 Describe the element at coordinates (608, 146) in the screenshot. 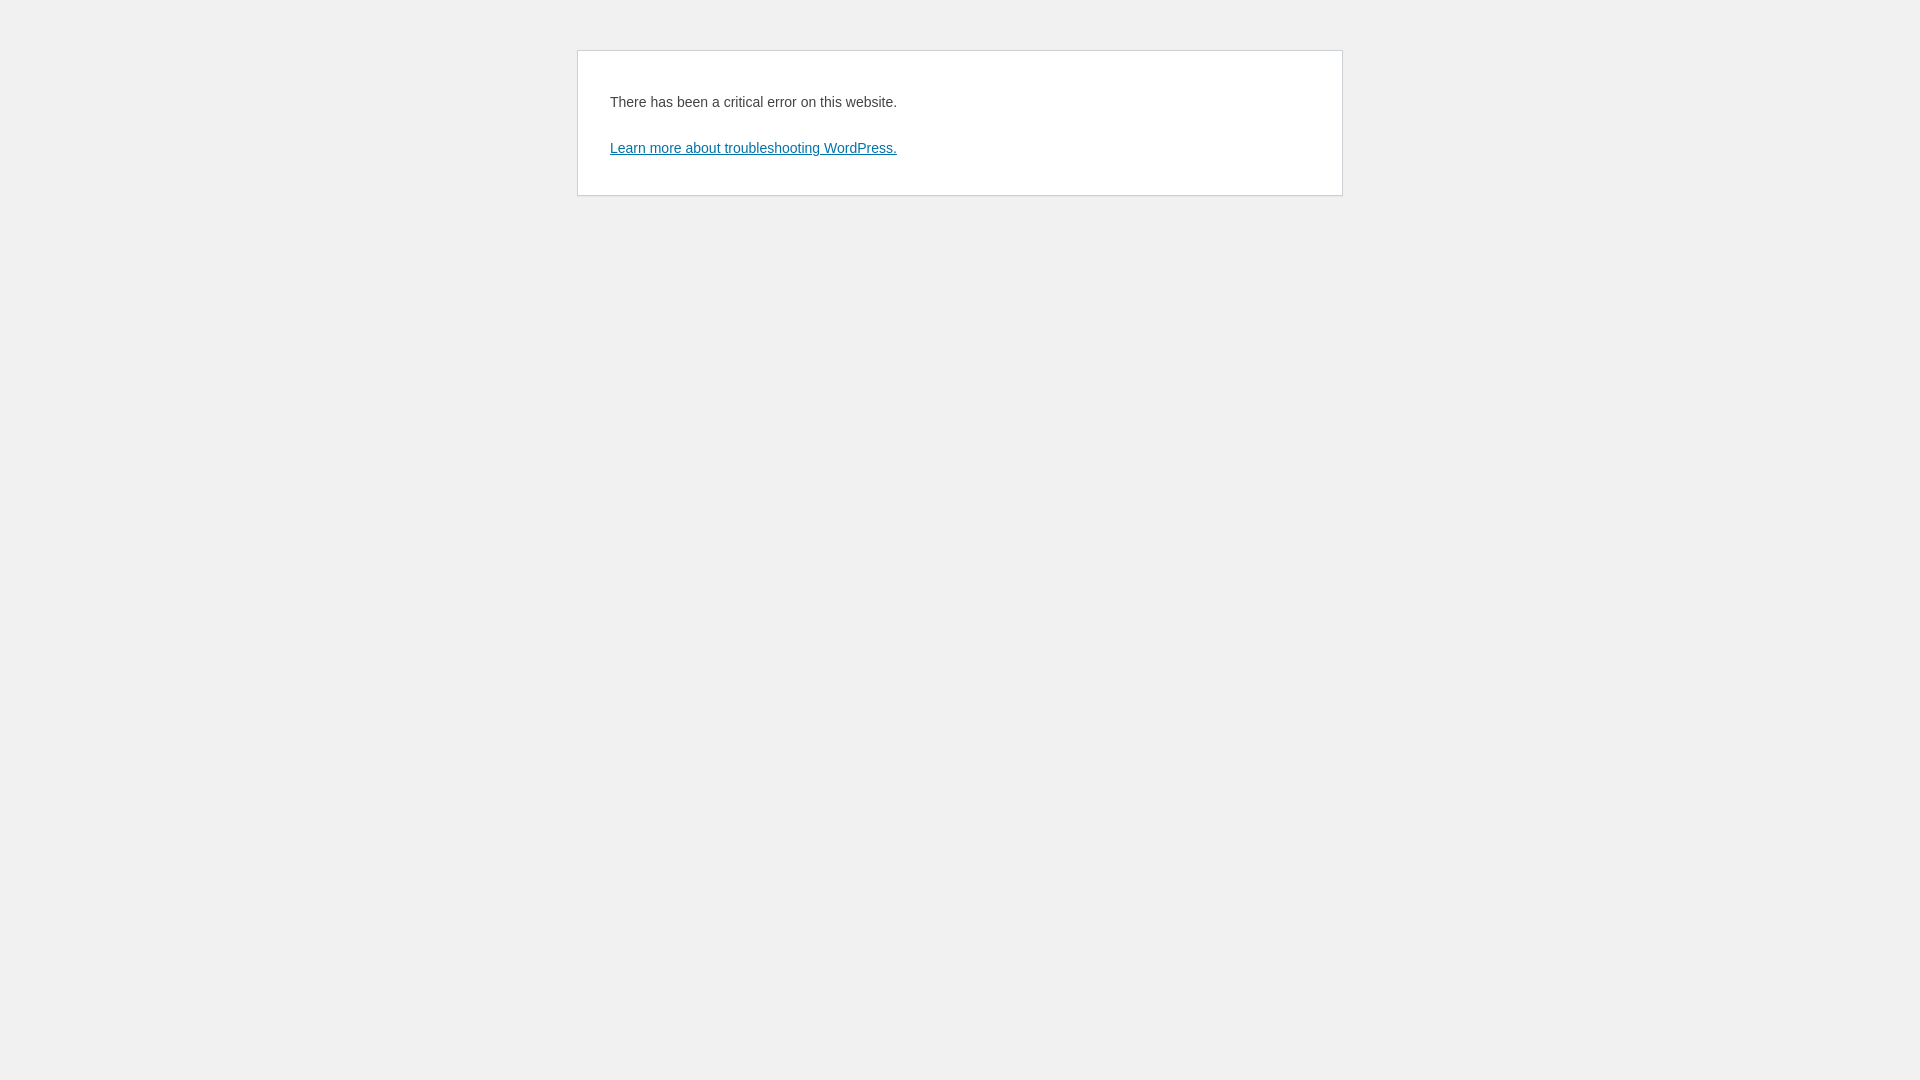

I see `'Learn more about troubleshooting WordPress.'` at that location.